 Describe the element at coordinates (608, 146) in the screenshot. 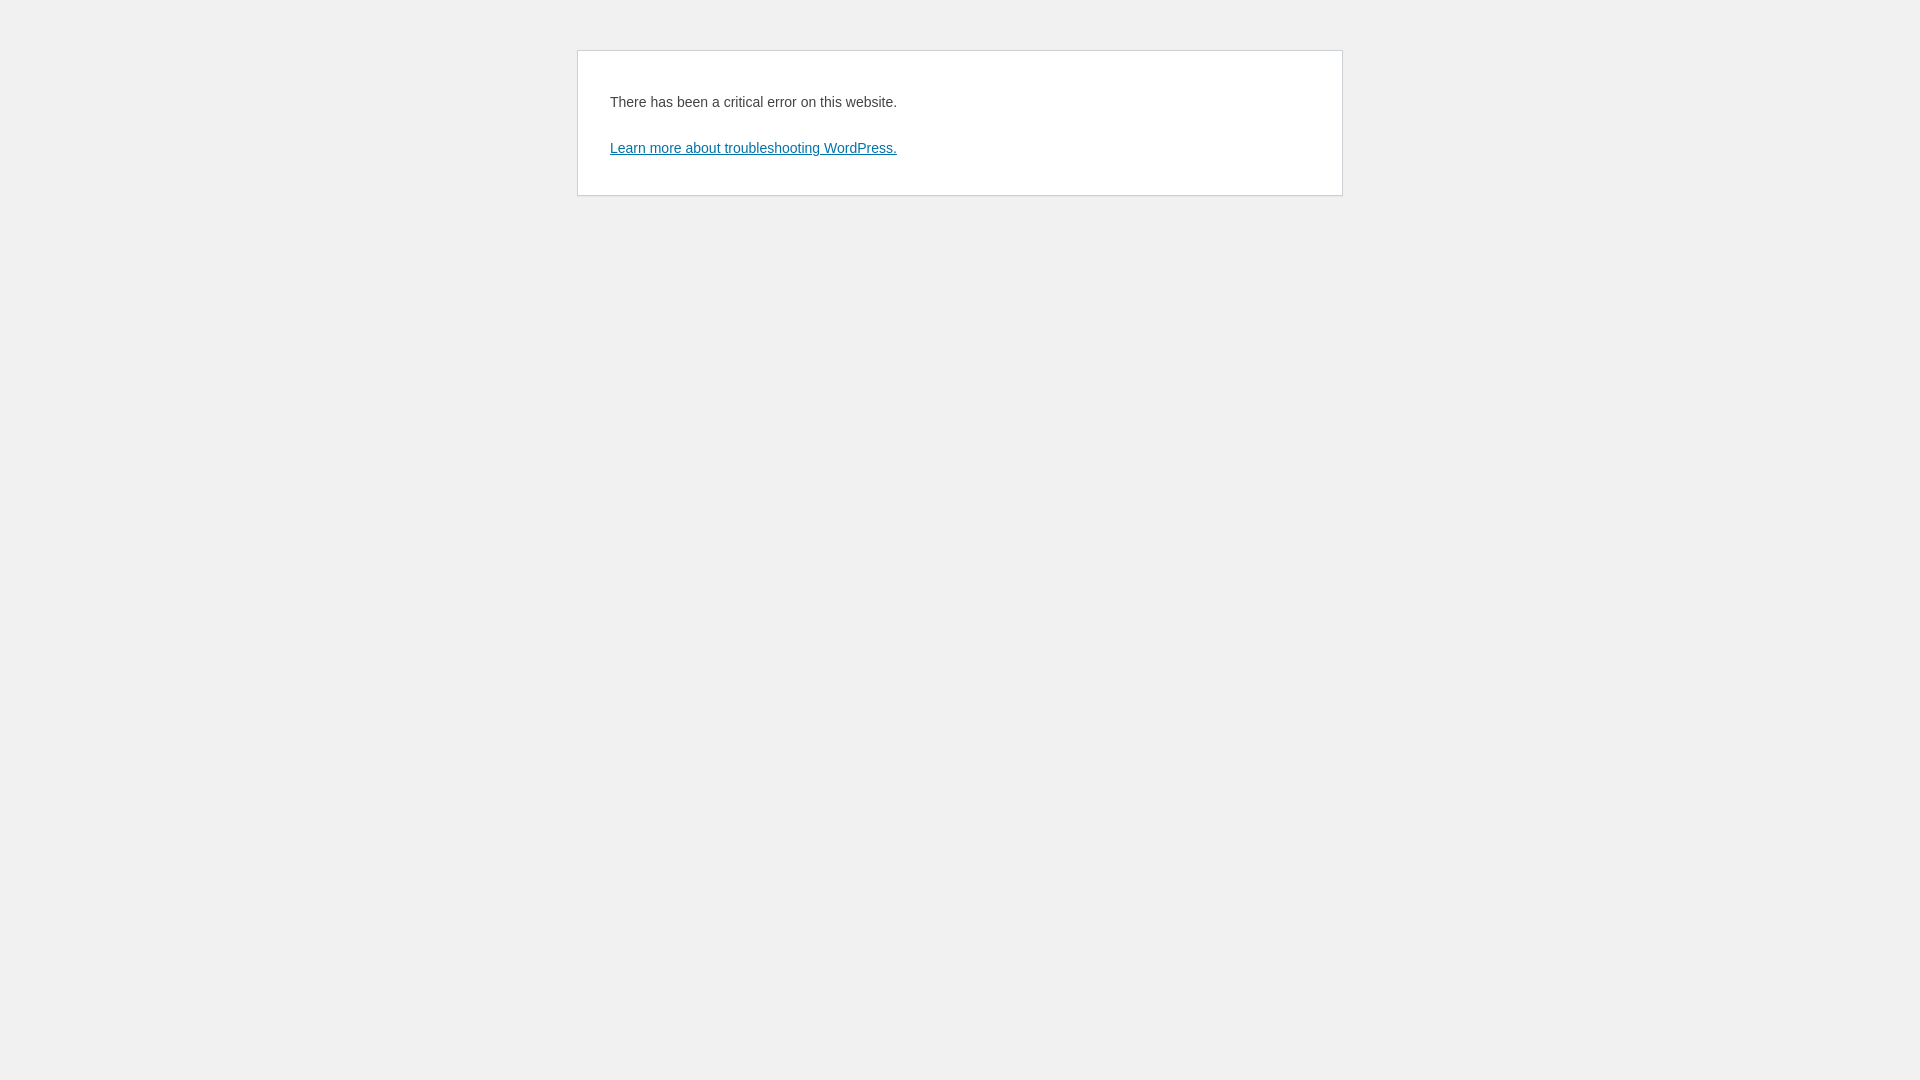

I see `'Learn more about troubleshooting WordPress.'` at that location.